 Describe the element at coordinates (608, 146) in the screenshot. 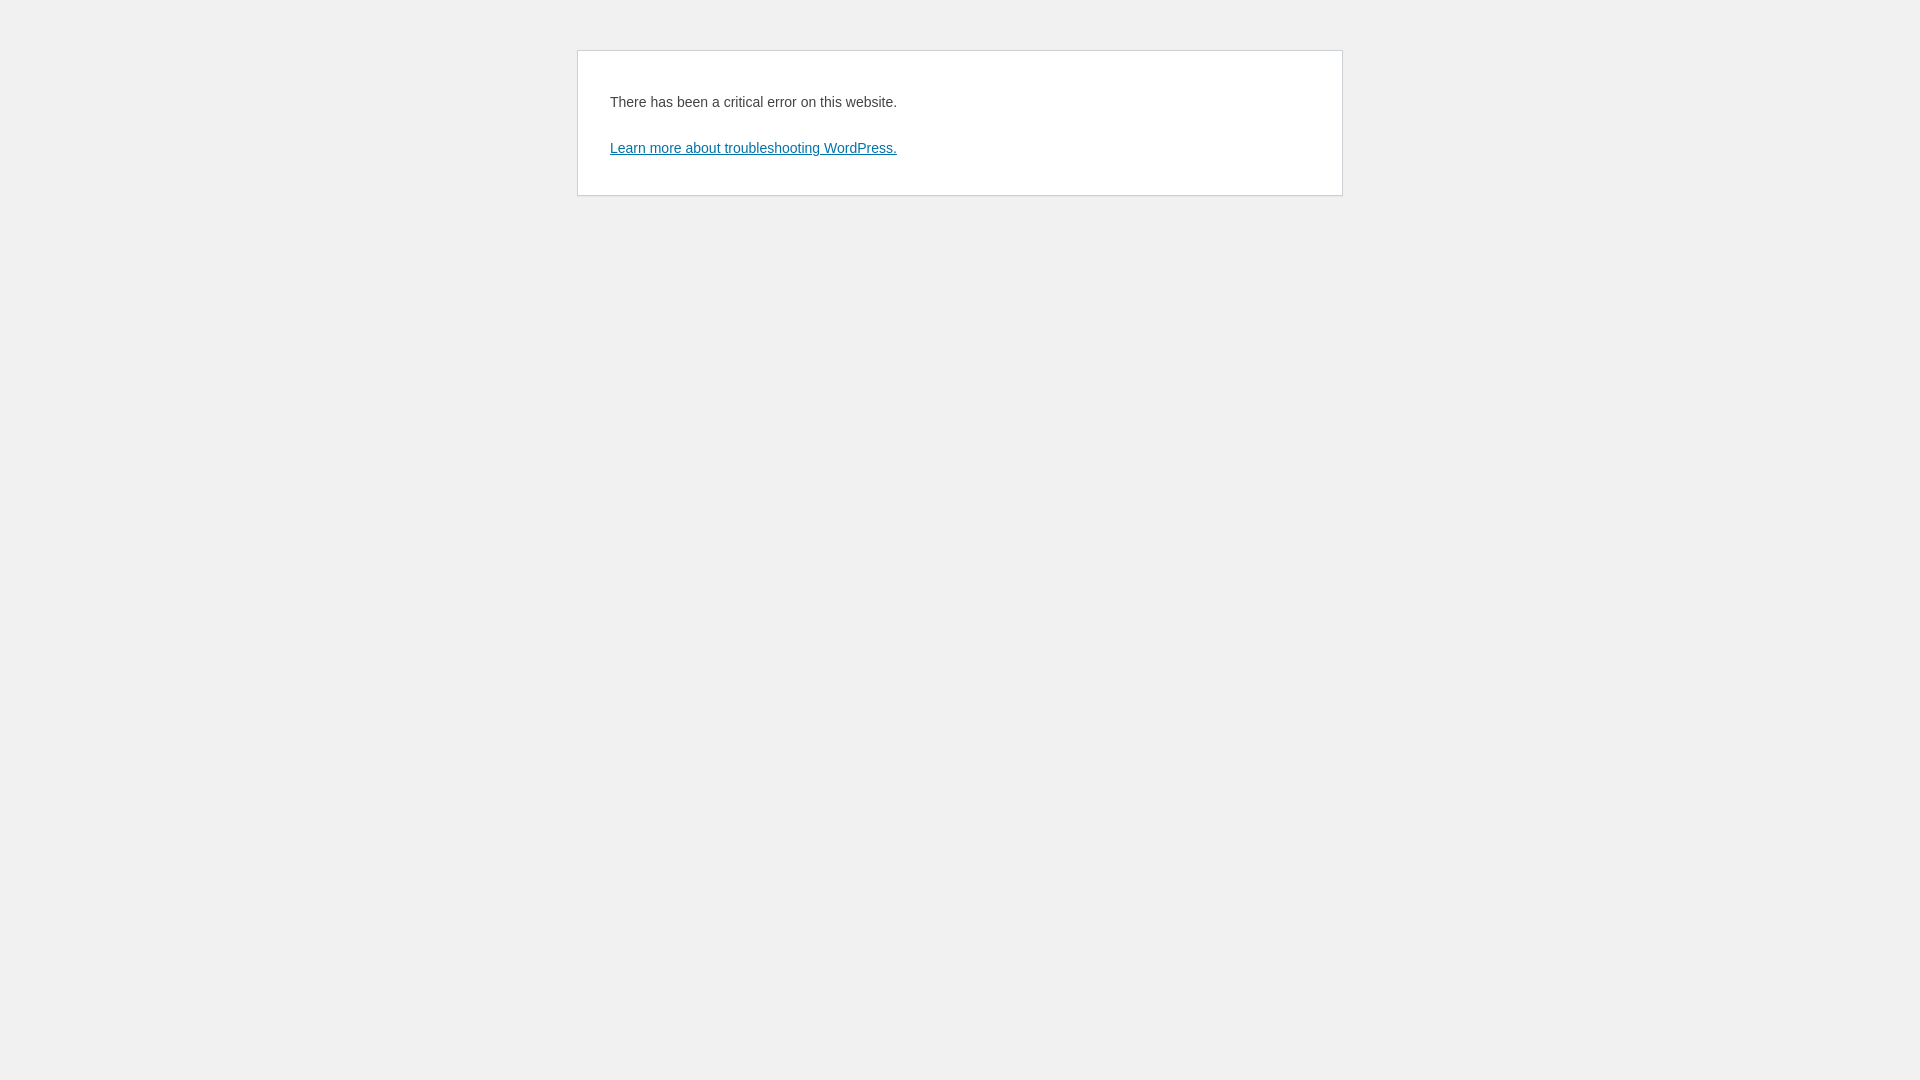

I see `'Learn more about troubleshooting WordPress.'` at that location.